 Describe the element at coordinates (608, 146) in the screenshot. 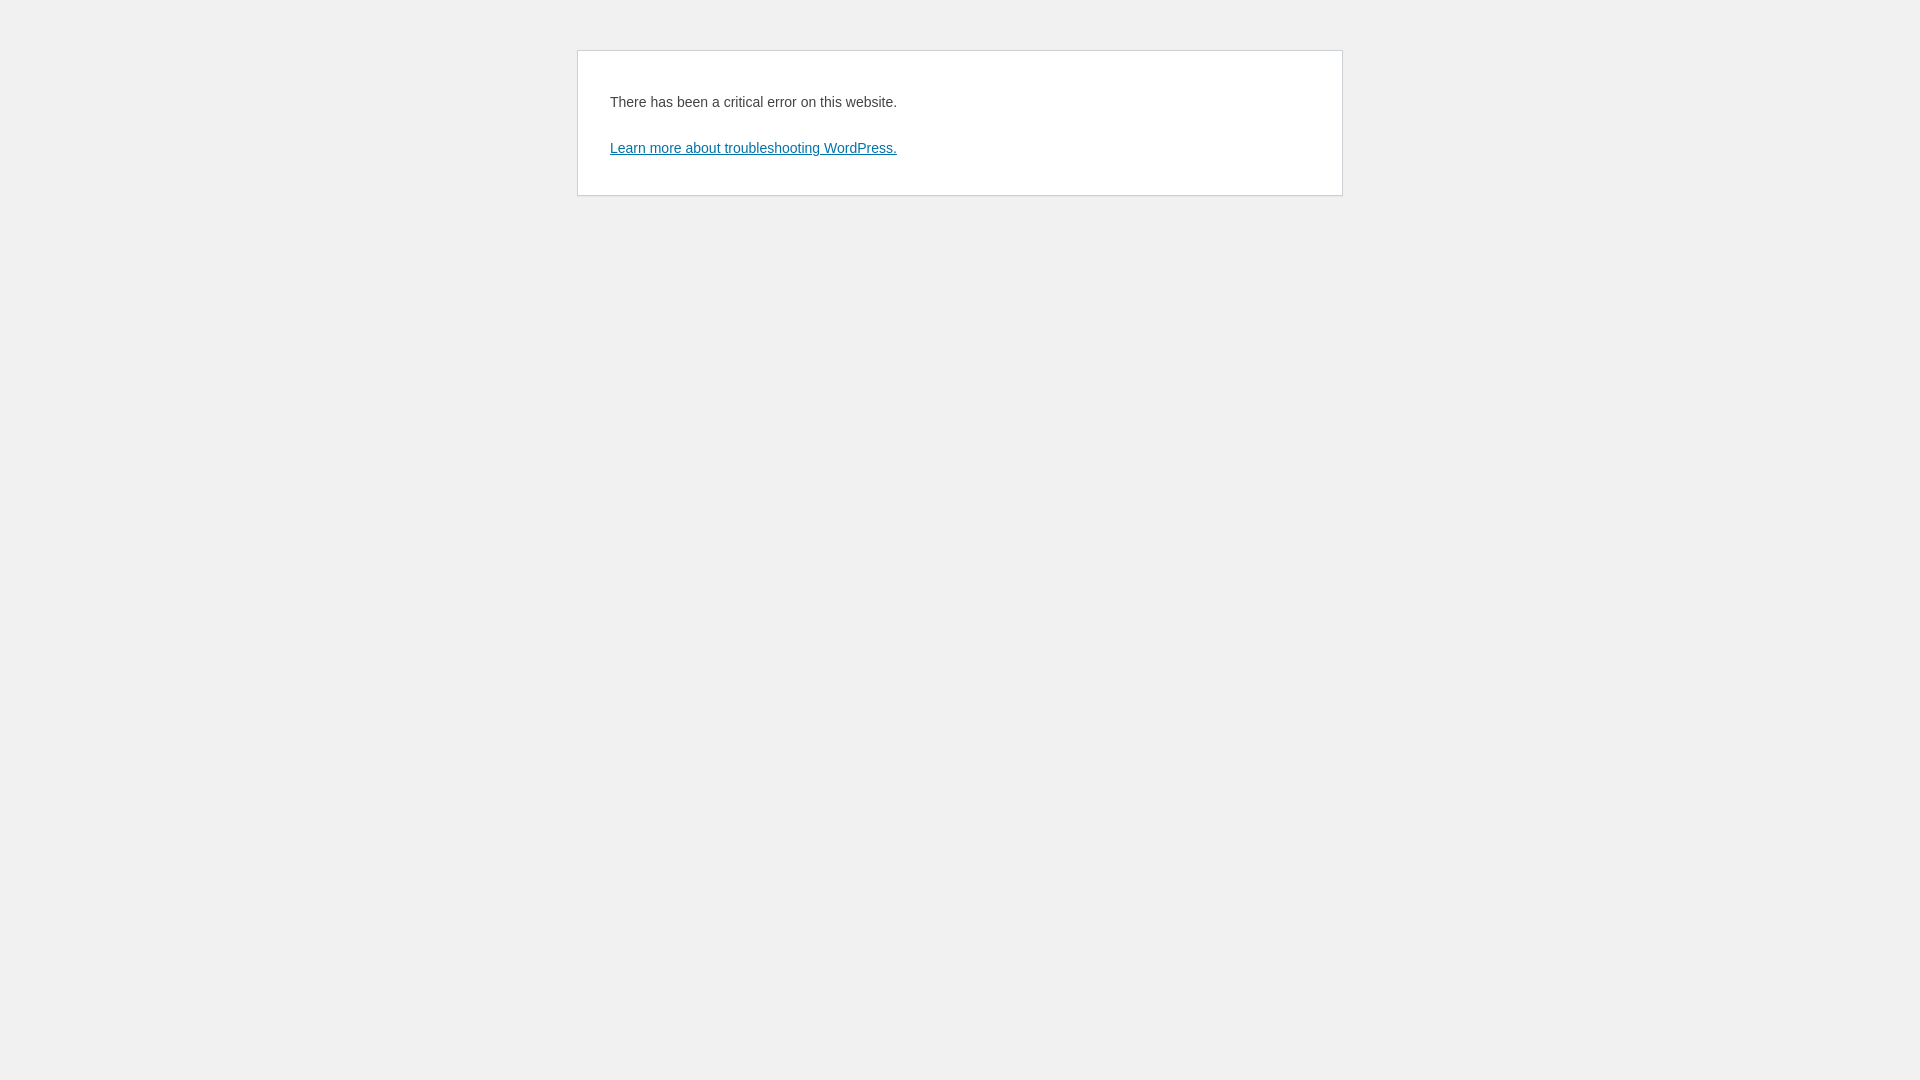

I see `'Learn more about troubleshooting WordPress.'` at that location.